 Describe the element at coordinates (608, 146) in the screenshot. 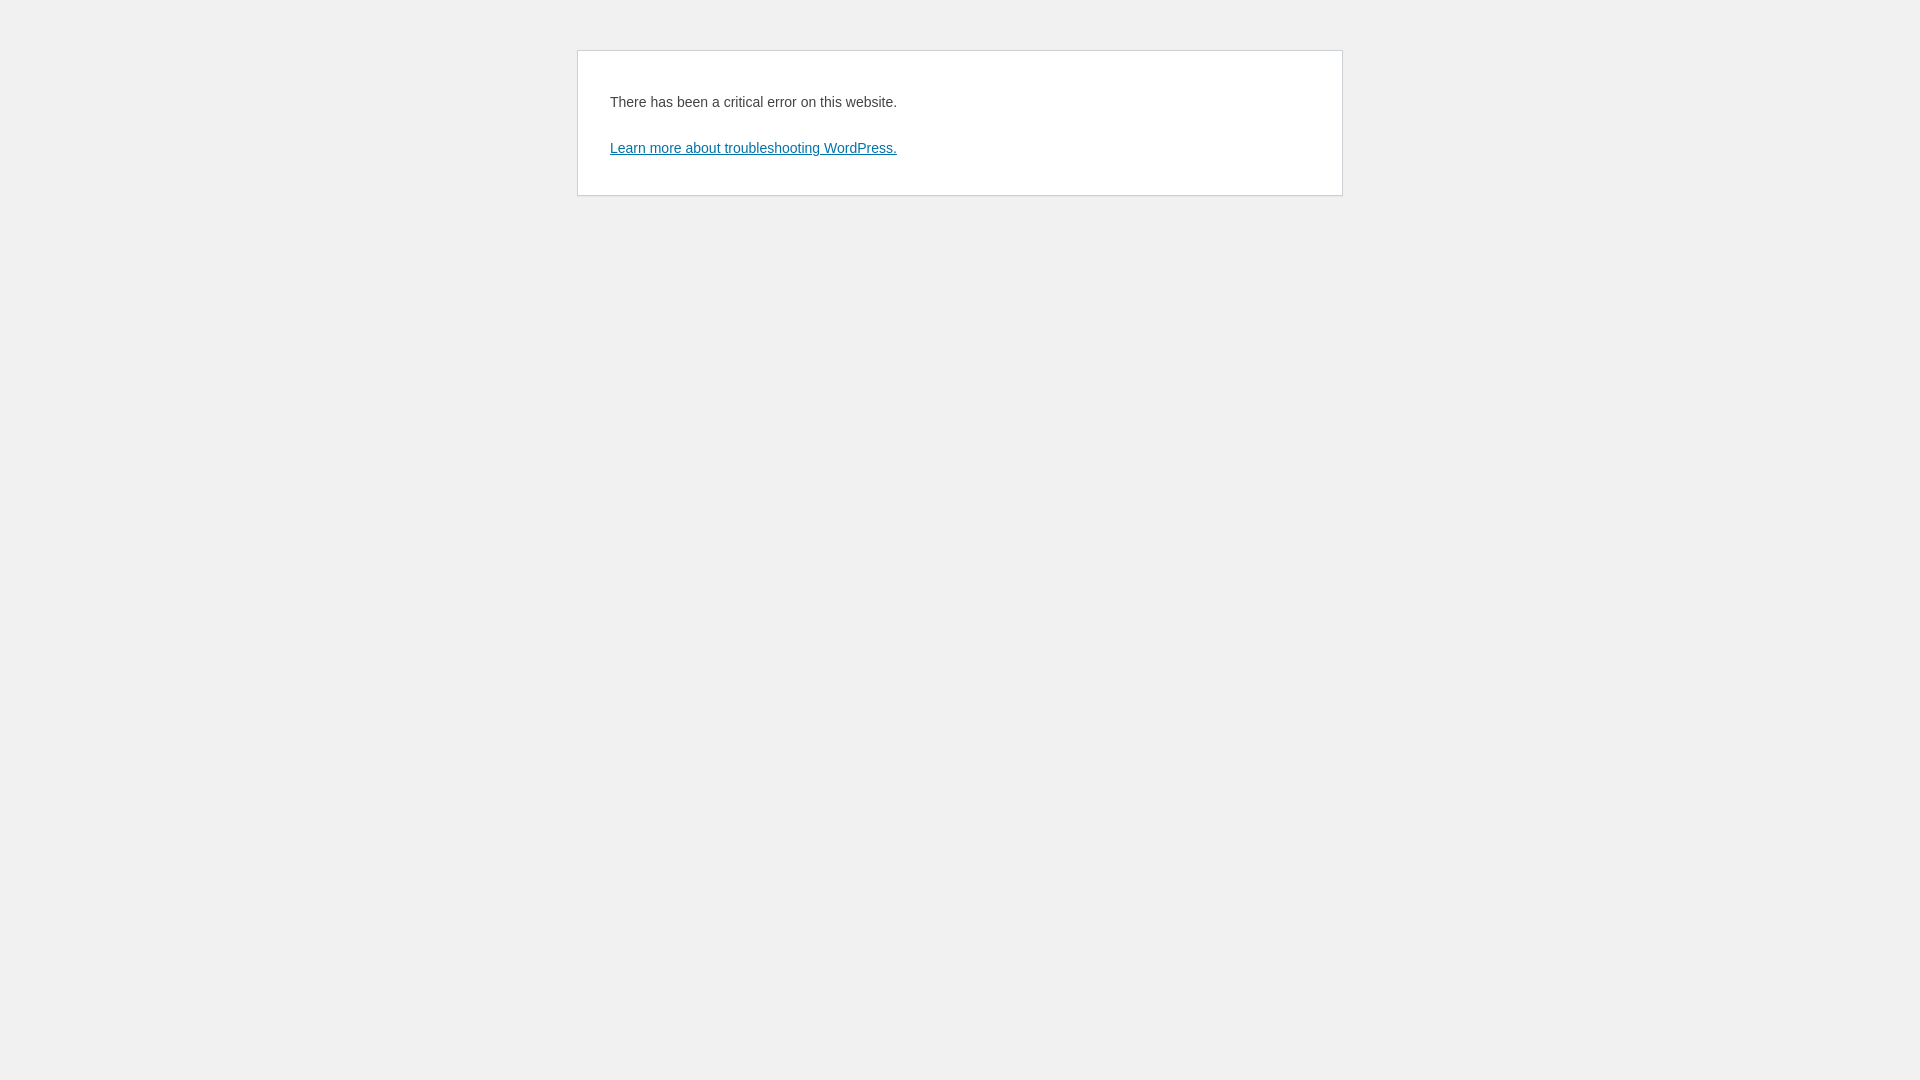

I see `'Learn more about troubleshooting WordPress.'` at that location.